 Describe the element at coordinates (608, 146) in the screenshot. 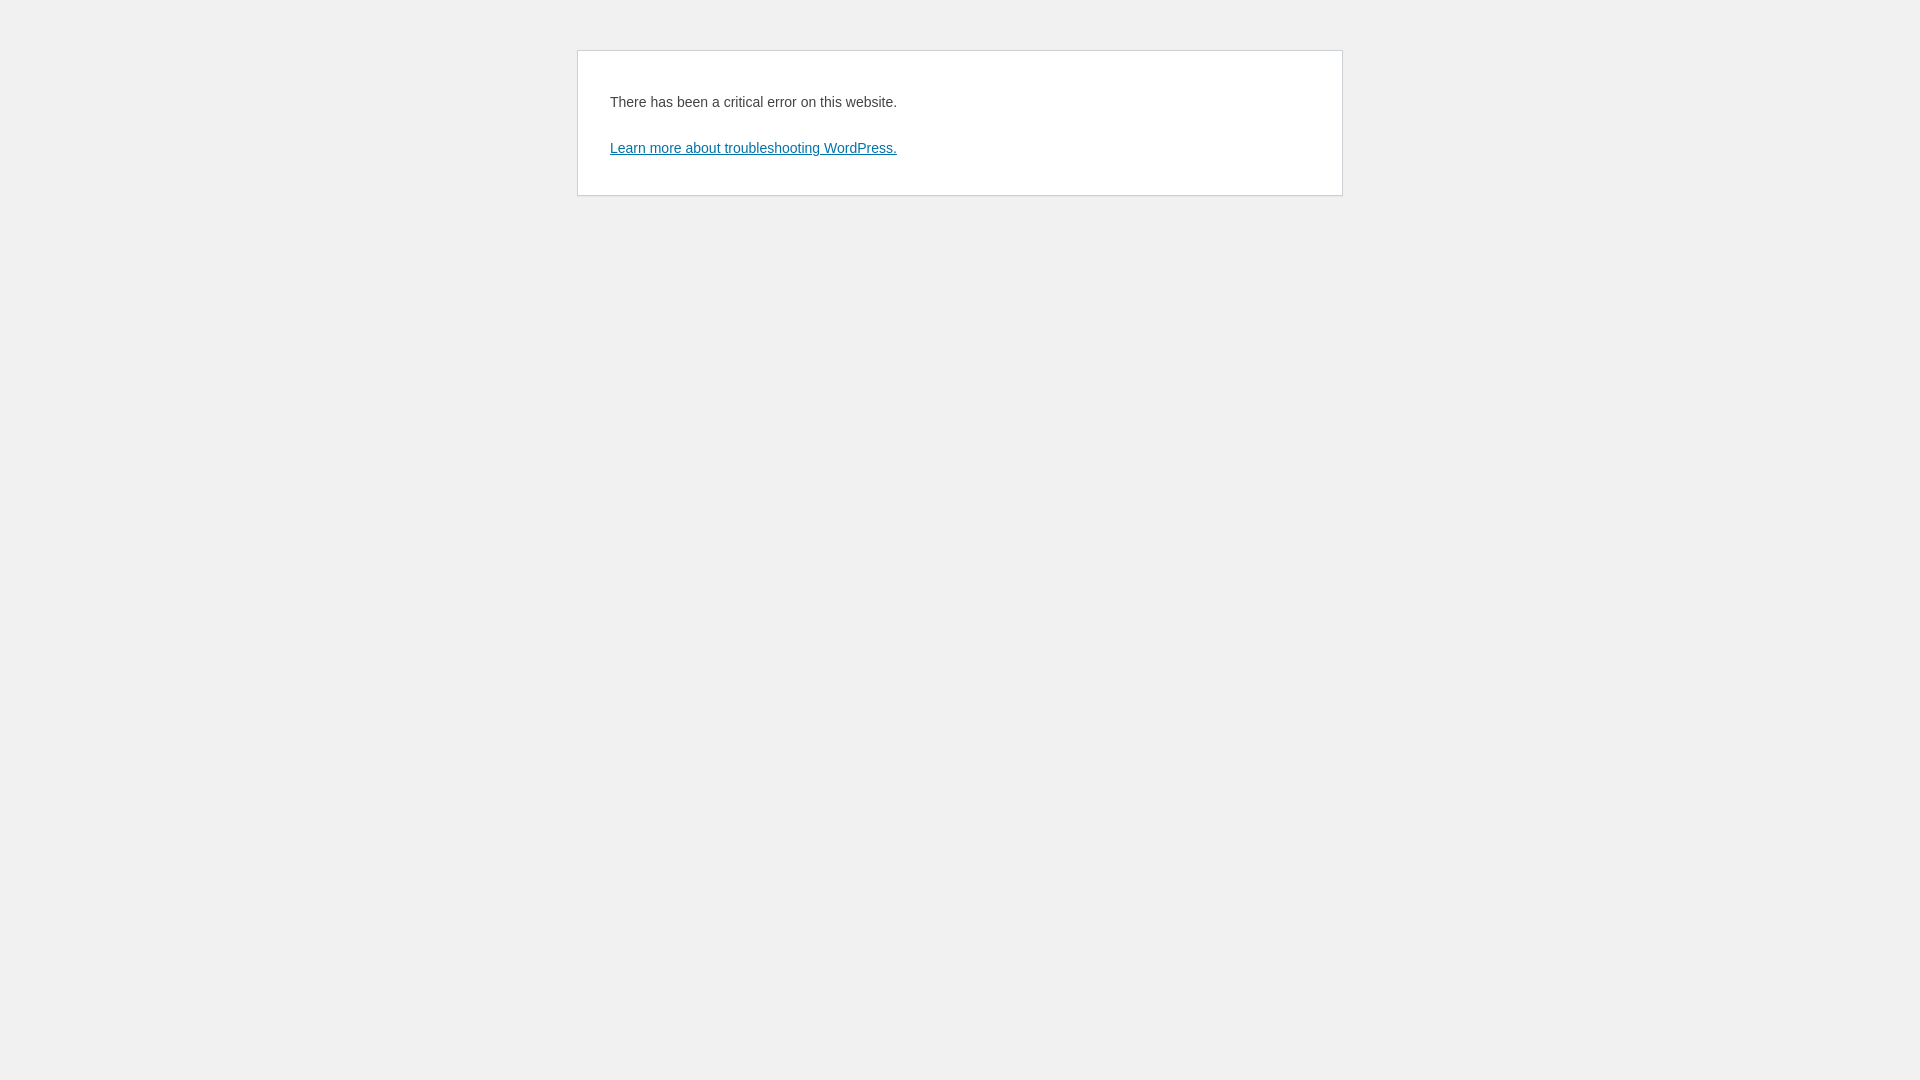

I see `'Learn more about troubleshooting WordPress.'` at that location.